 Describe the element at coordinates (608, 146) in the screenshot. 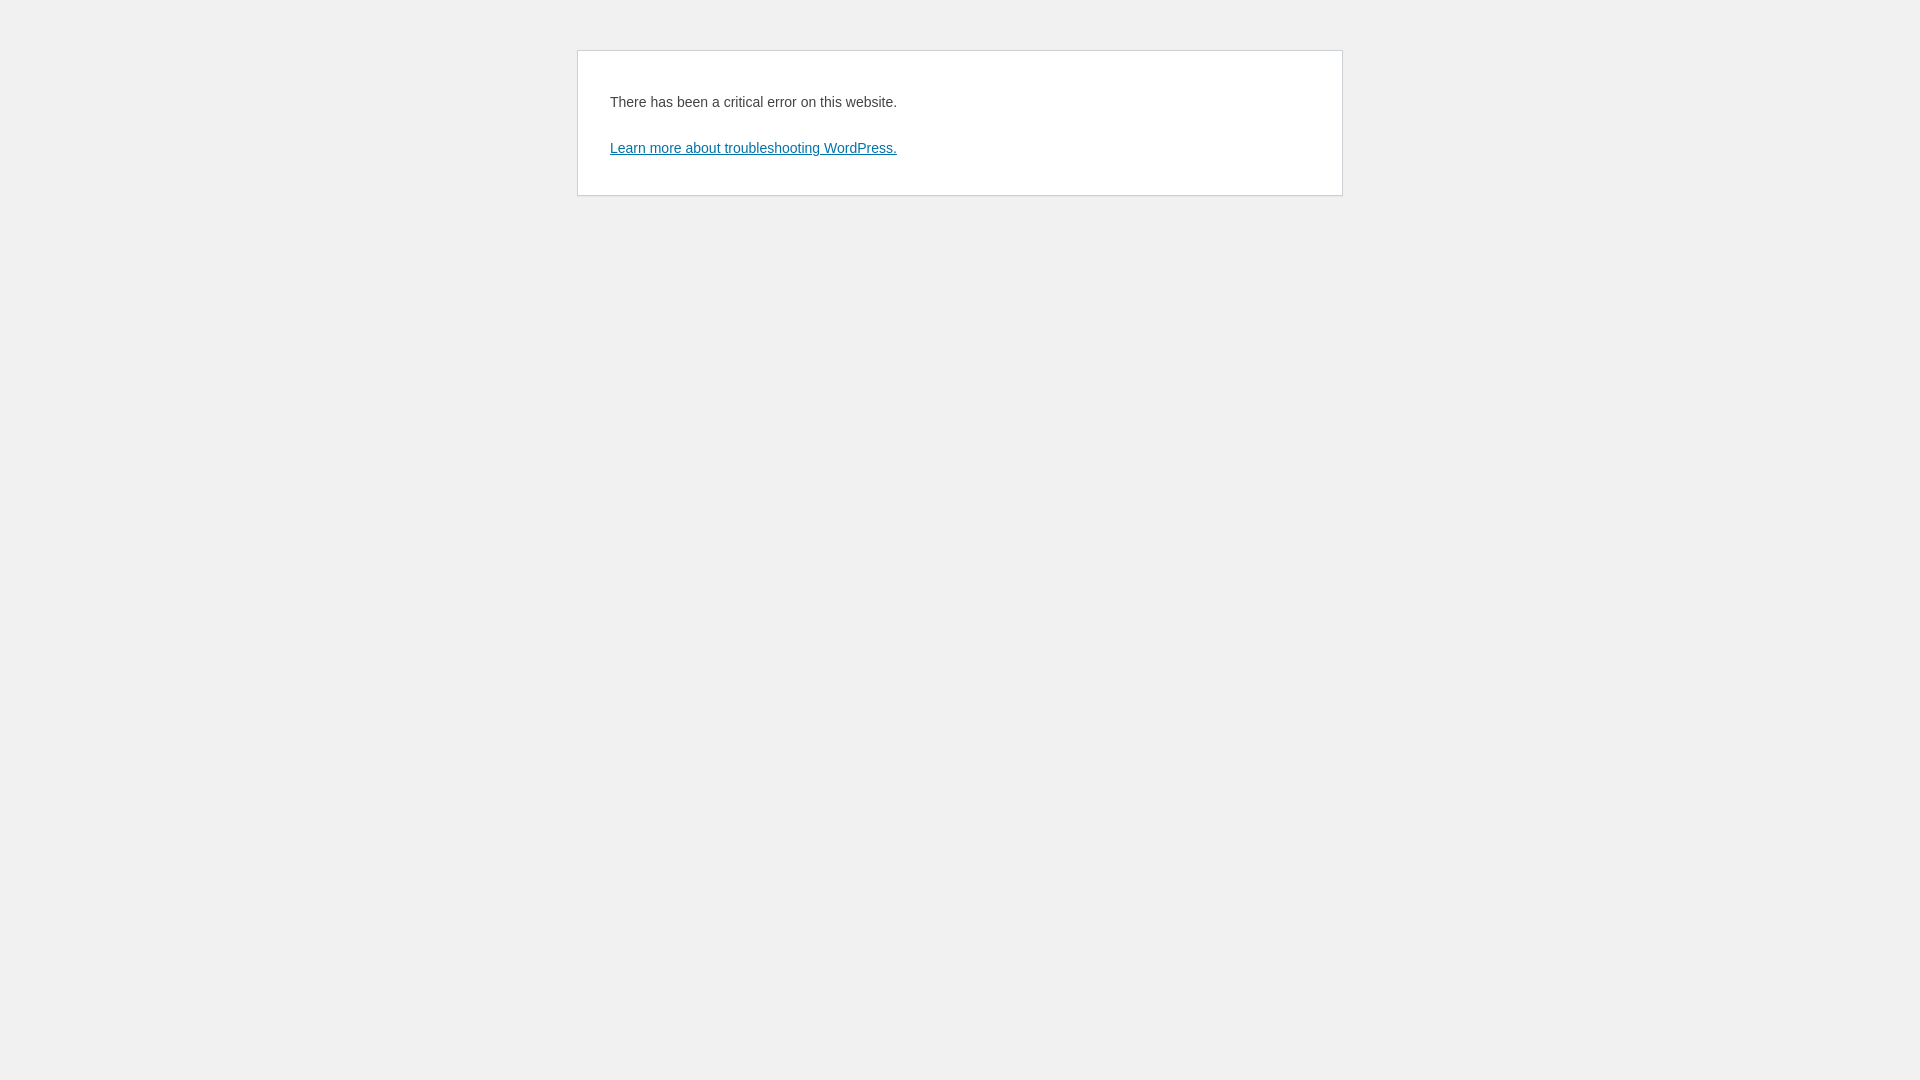

I see `'Learn more about troubleshooting WordPress.'` at that location.